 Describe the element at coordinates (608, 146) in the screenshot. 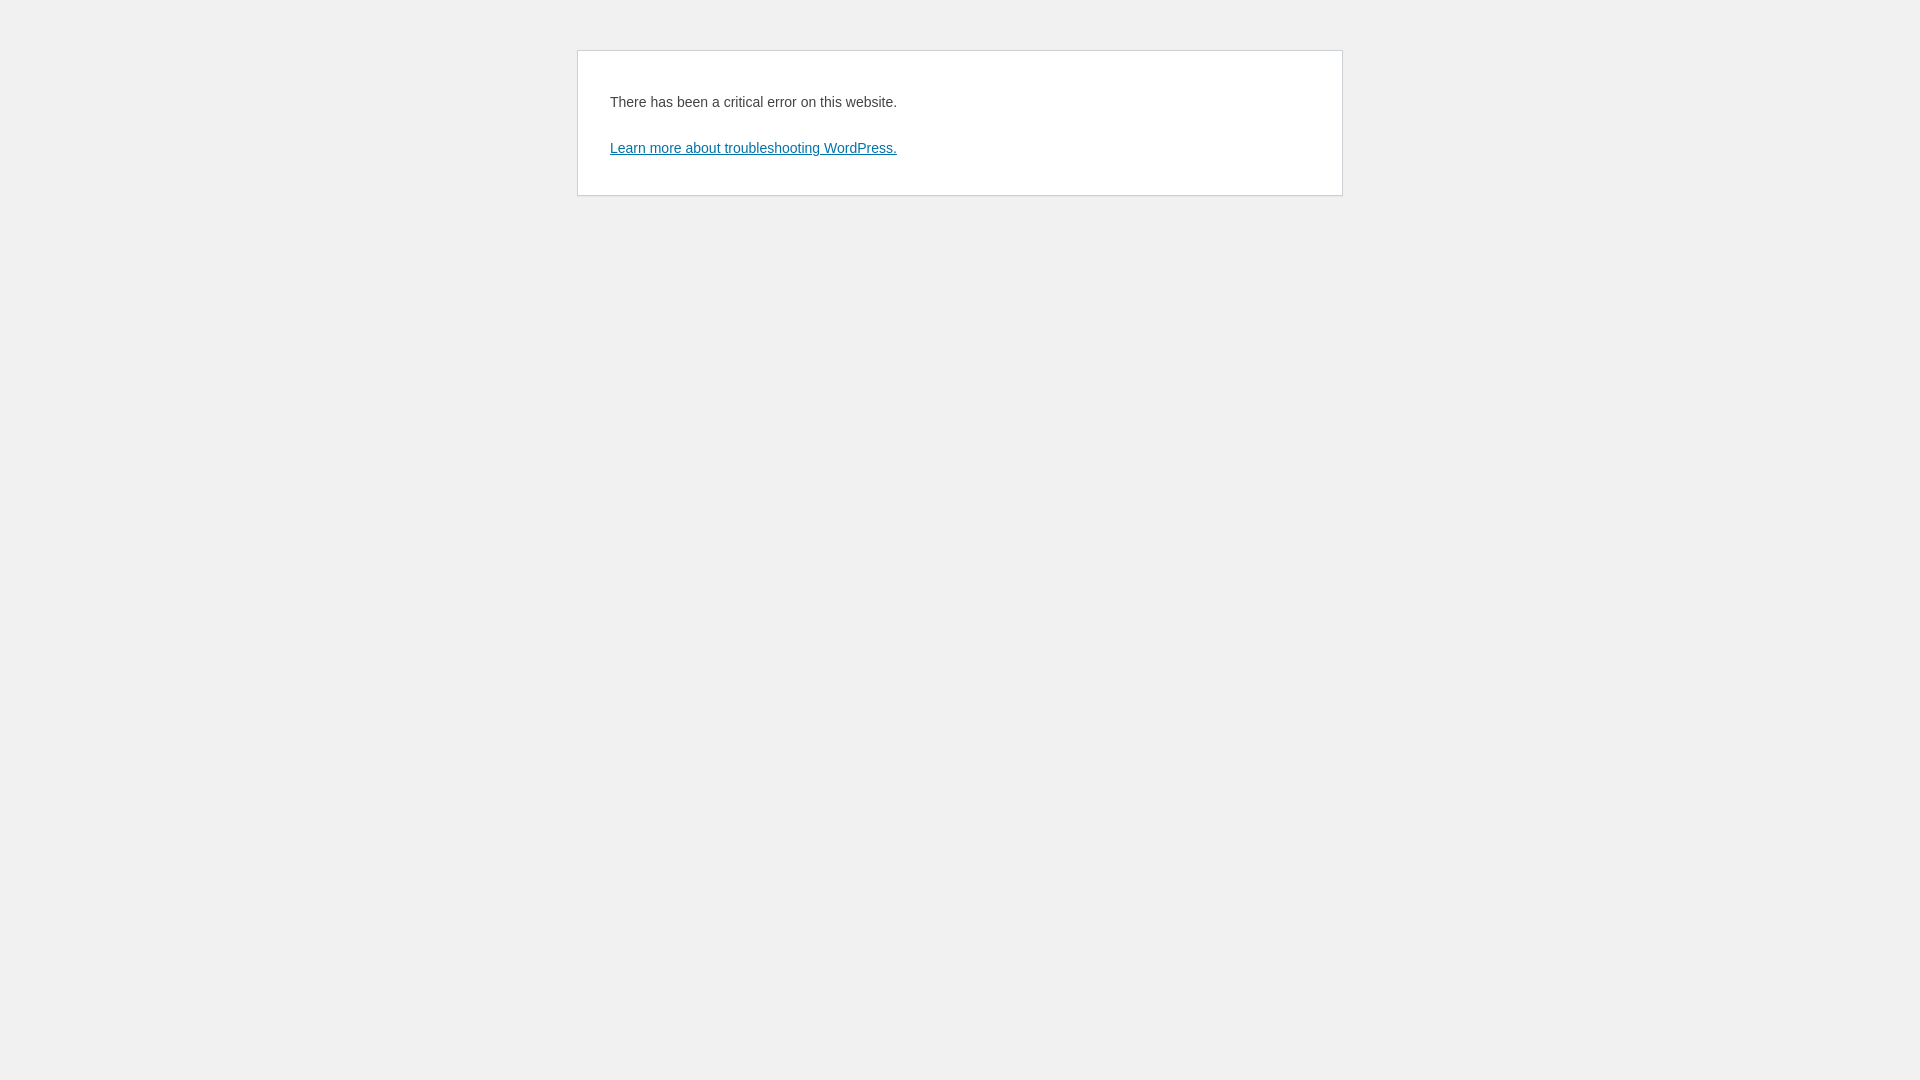

I see `'Learn more about troubleshooting WordPress.'` at that location.